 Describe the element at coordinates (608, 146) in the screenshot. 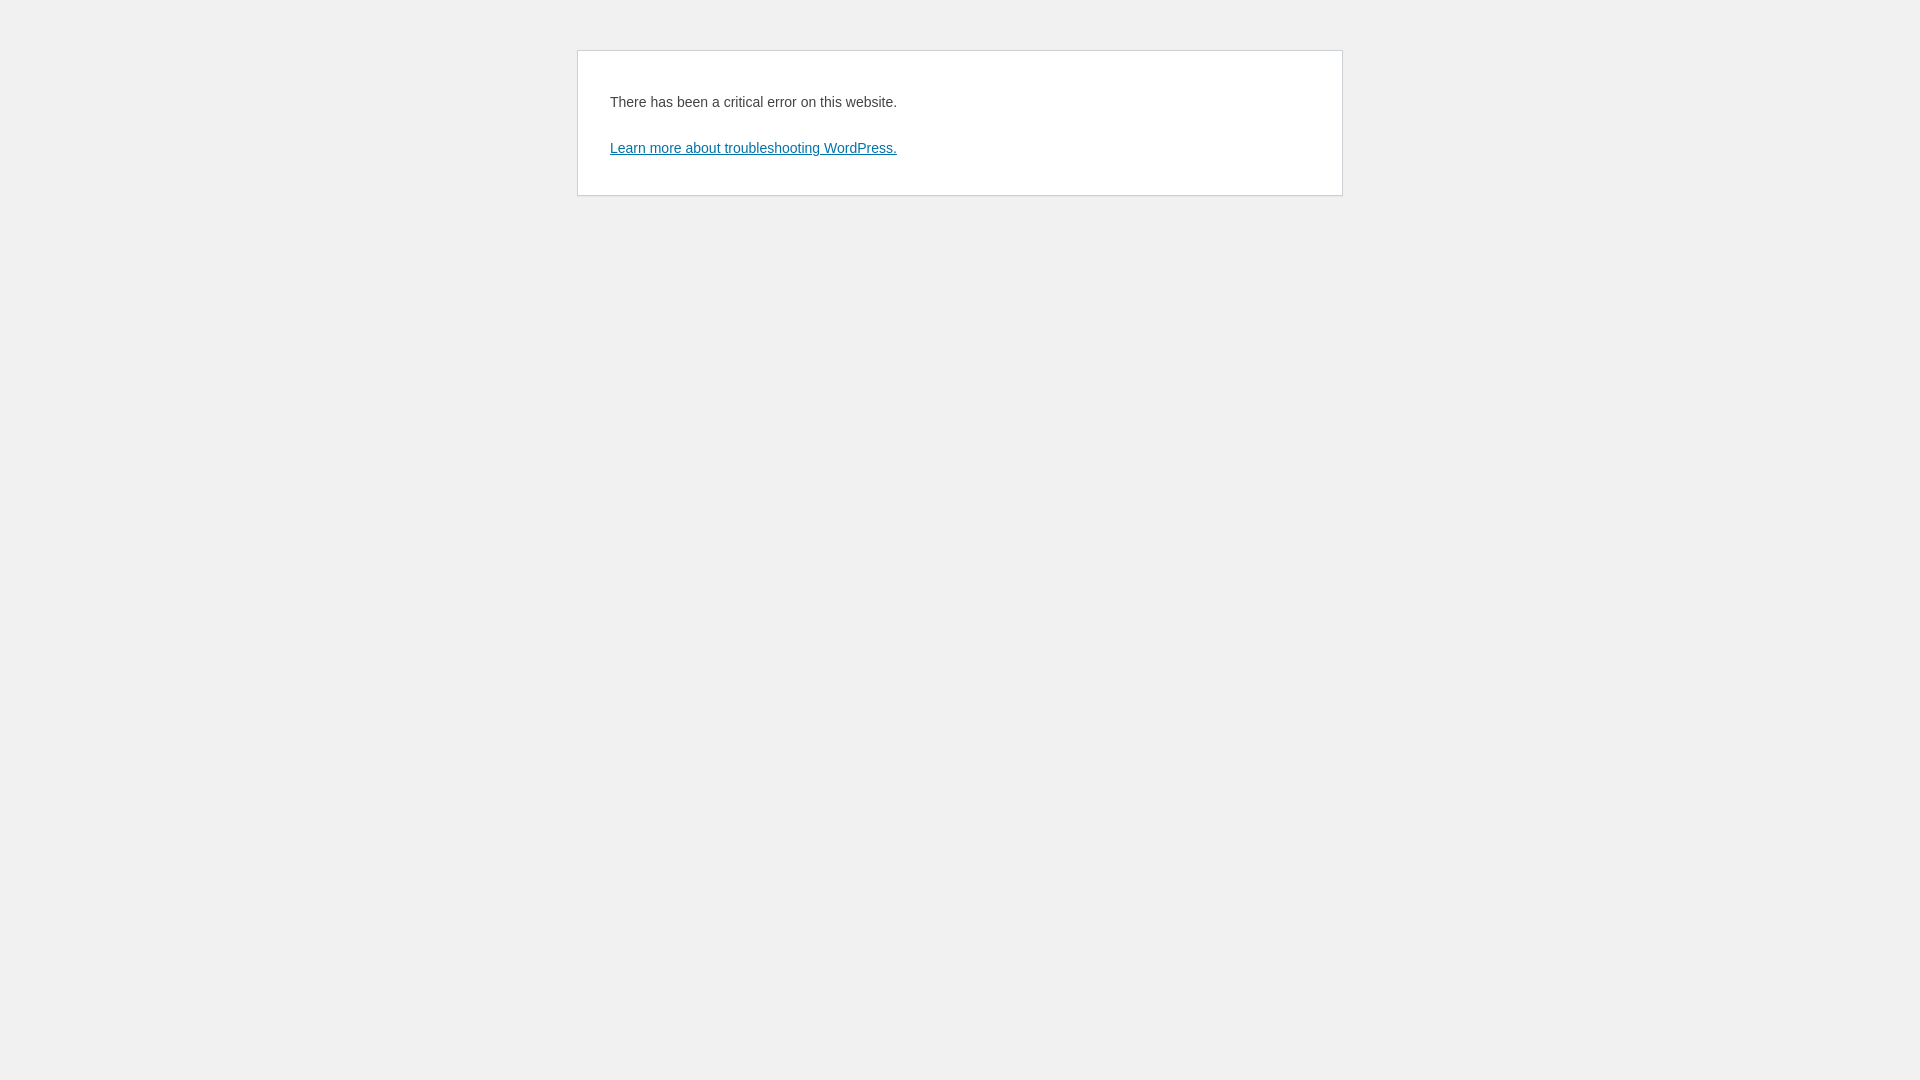

I see `'Learn more about troubleshooting WordPress.'` at that location.